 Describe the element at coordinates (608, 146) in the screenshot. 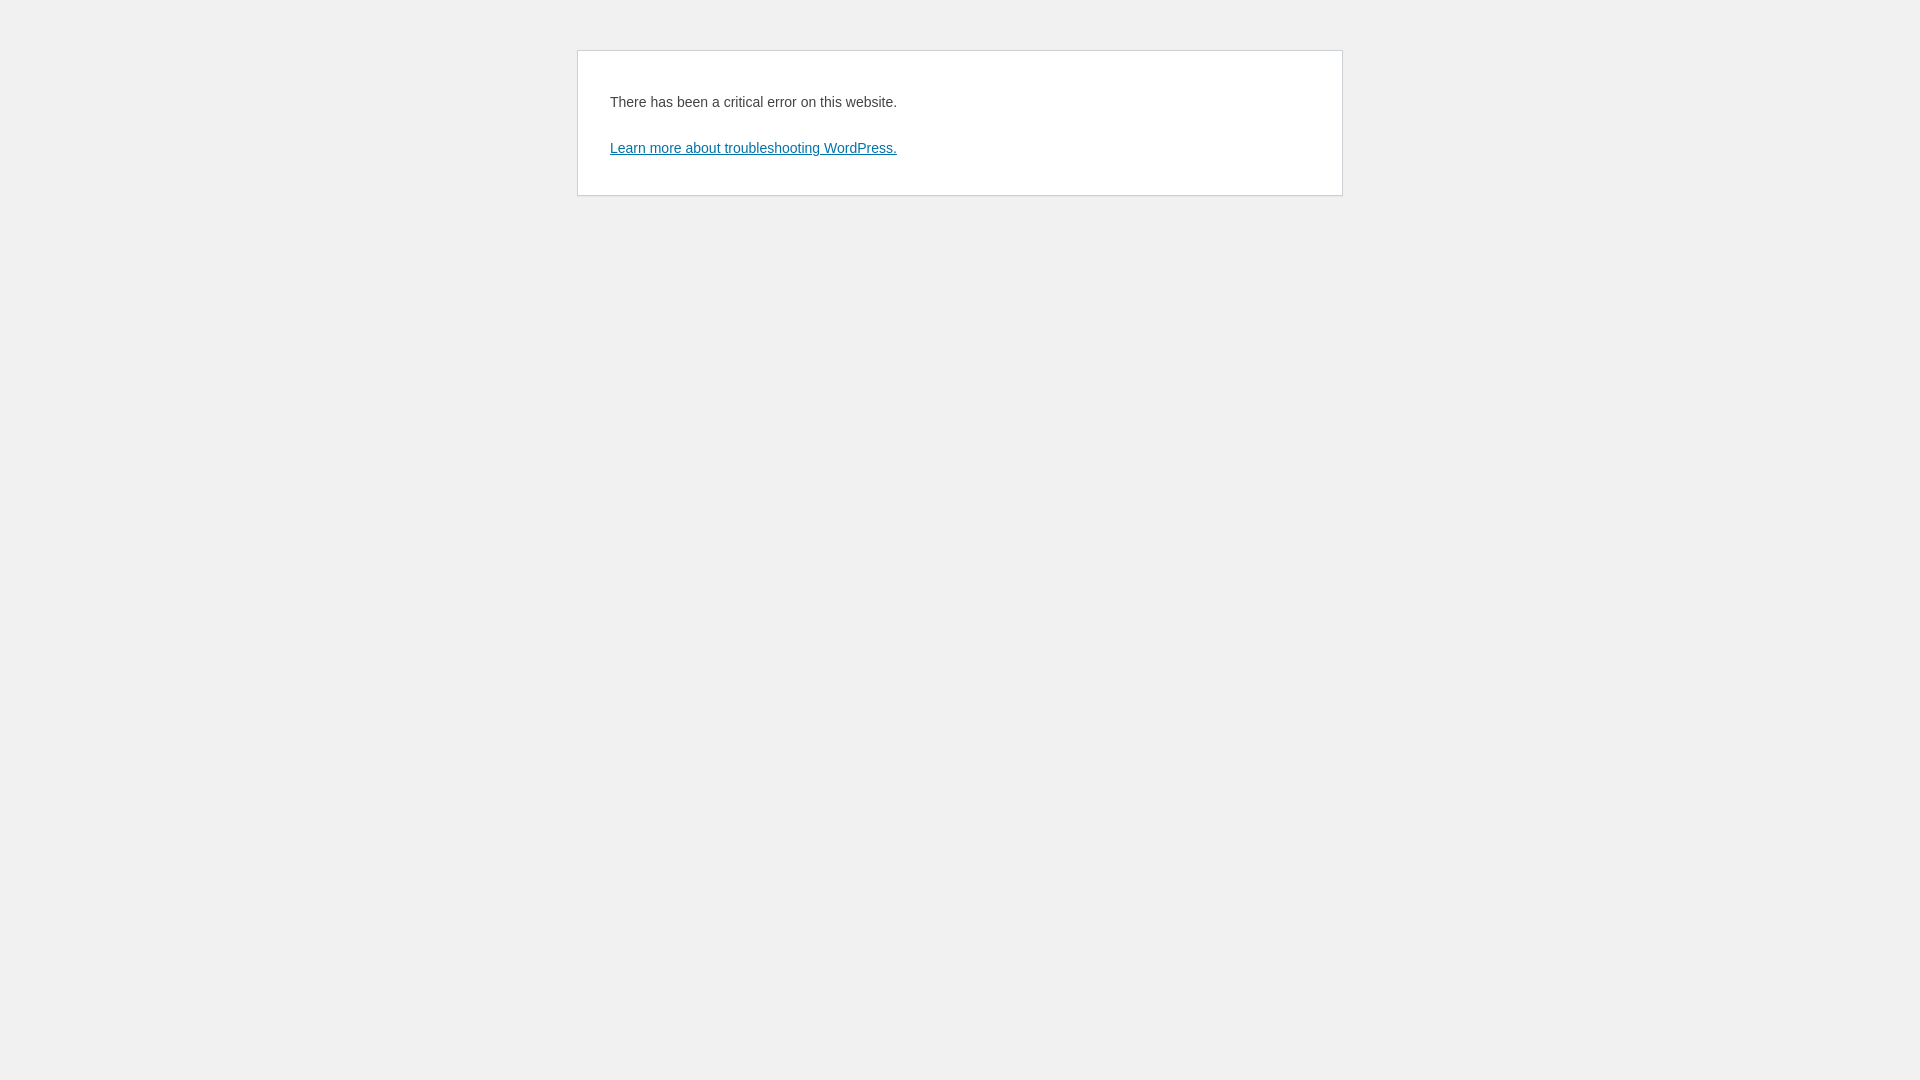

I see `'Learn more about troubleshooting WordPress.'` at that location.